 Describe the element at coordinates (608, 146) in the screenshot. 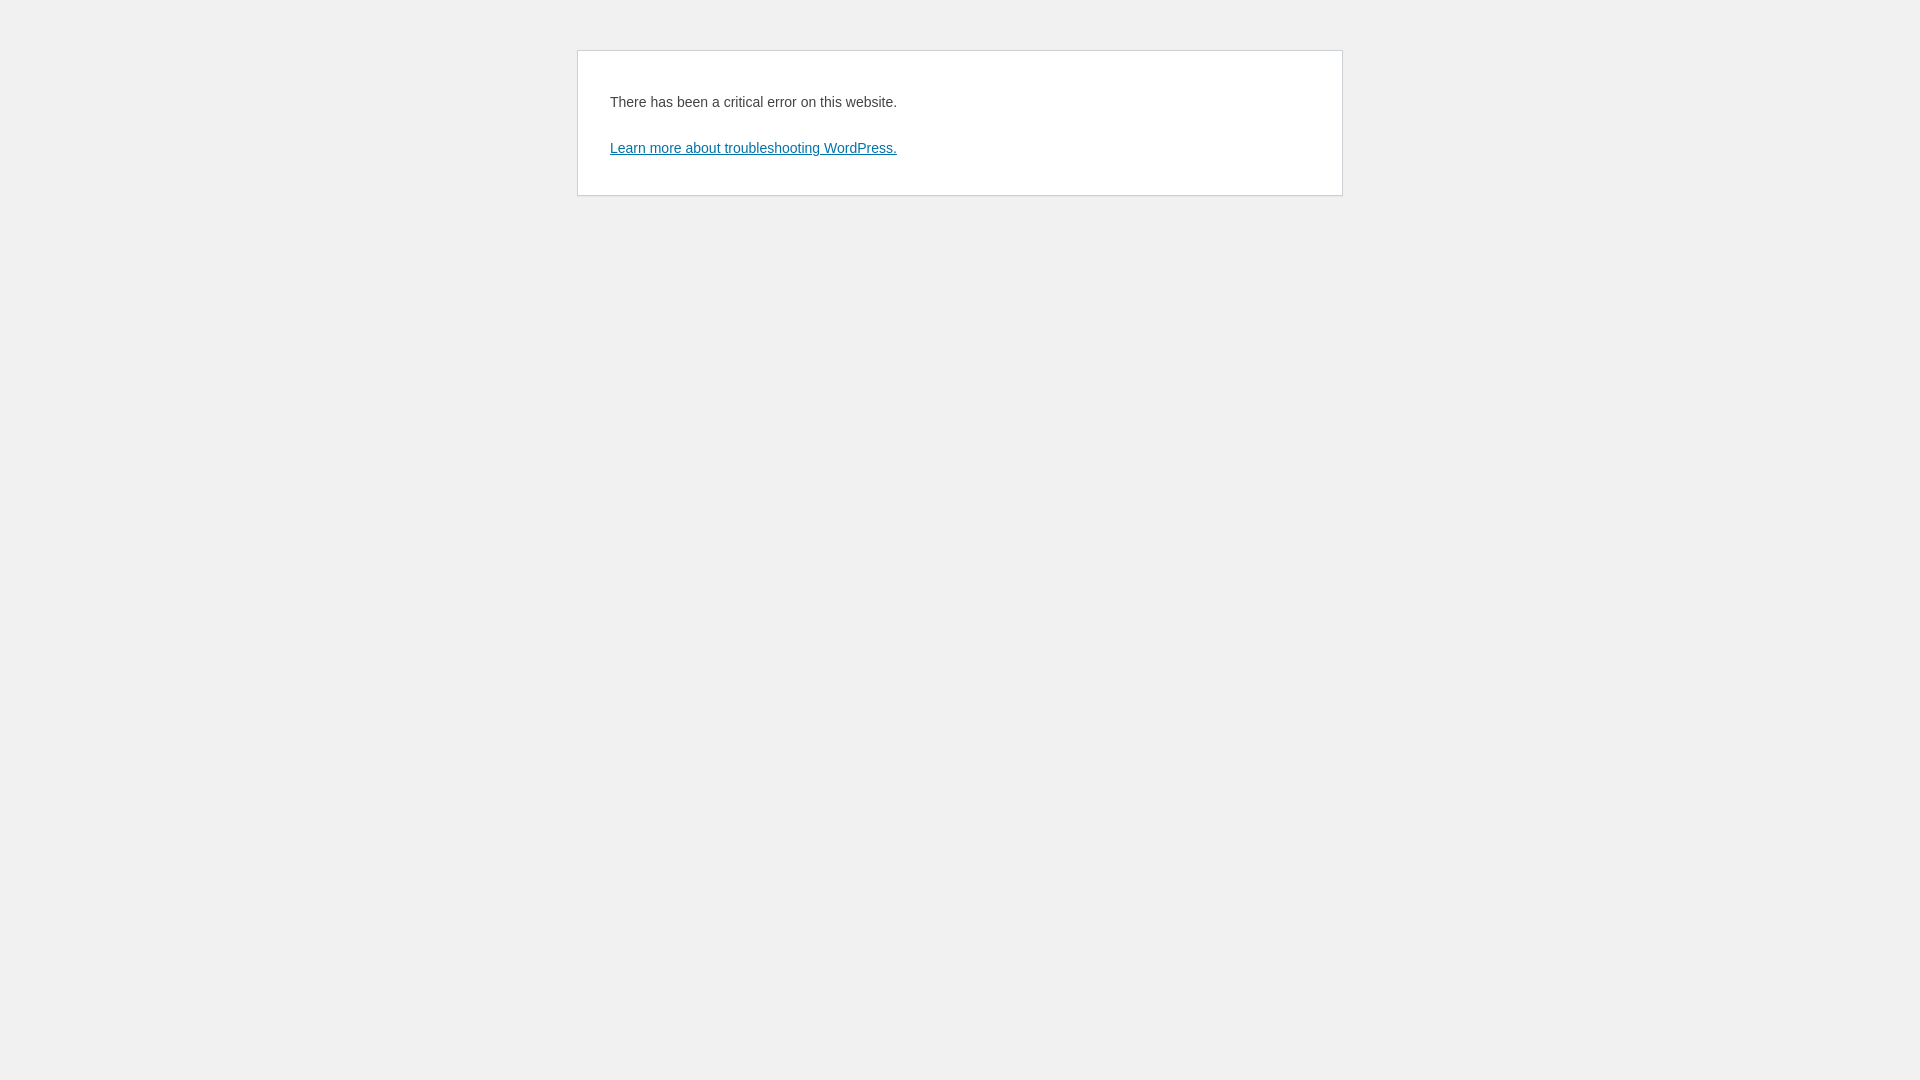

I see `'Learn more about troubleshooting WordPress.'` at that location.